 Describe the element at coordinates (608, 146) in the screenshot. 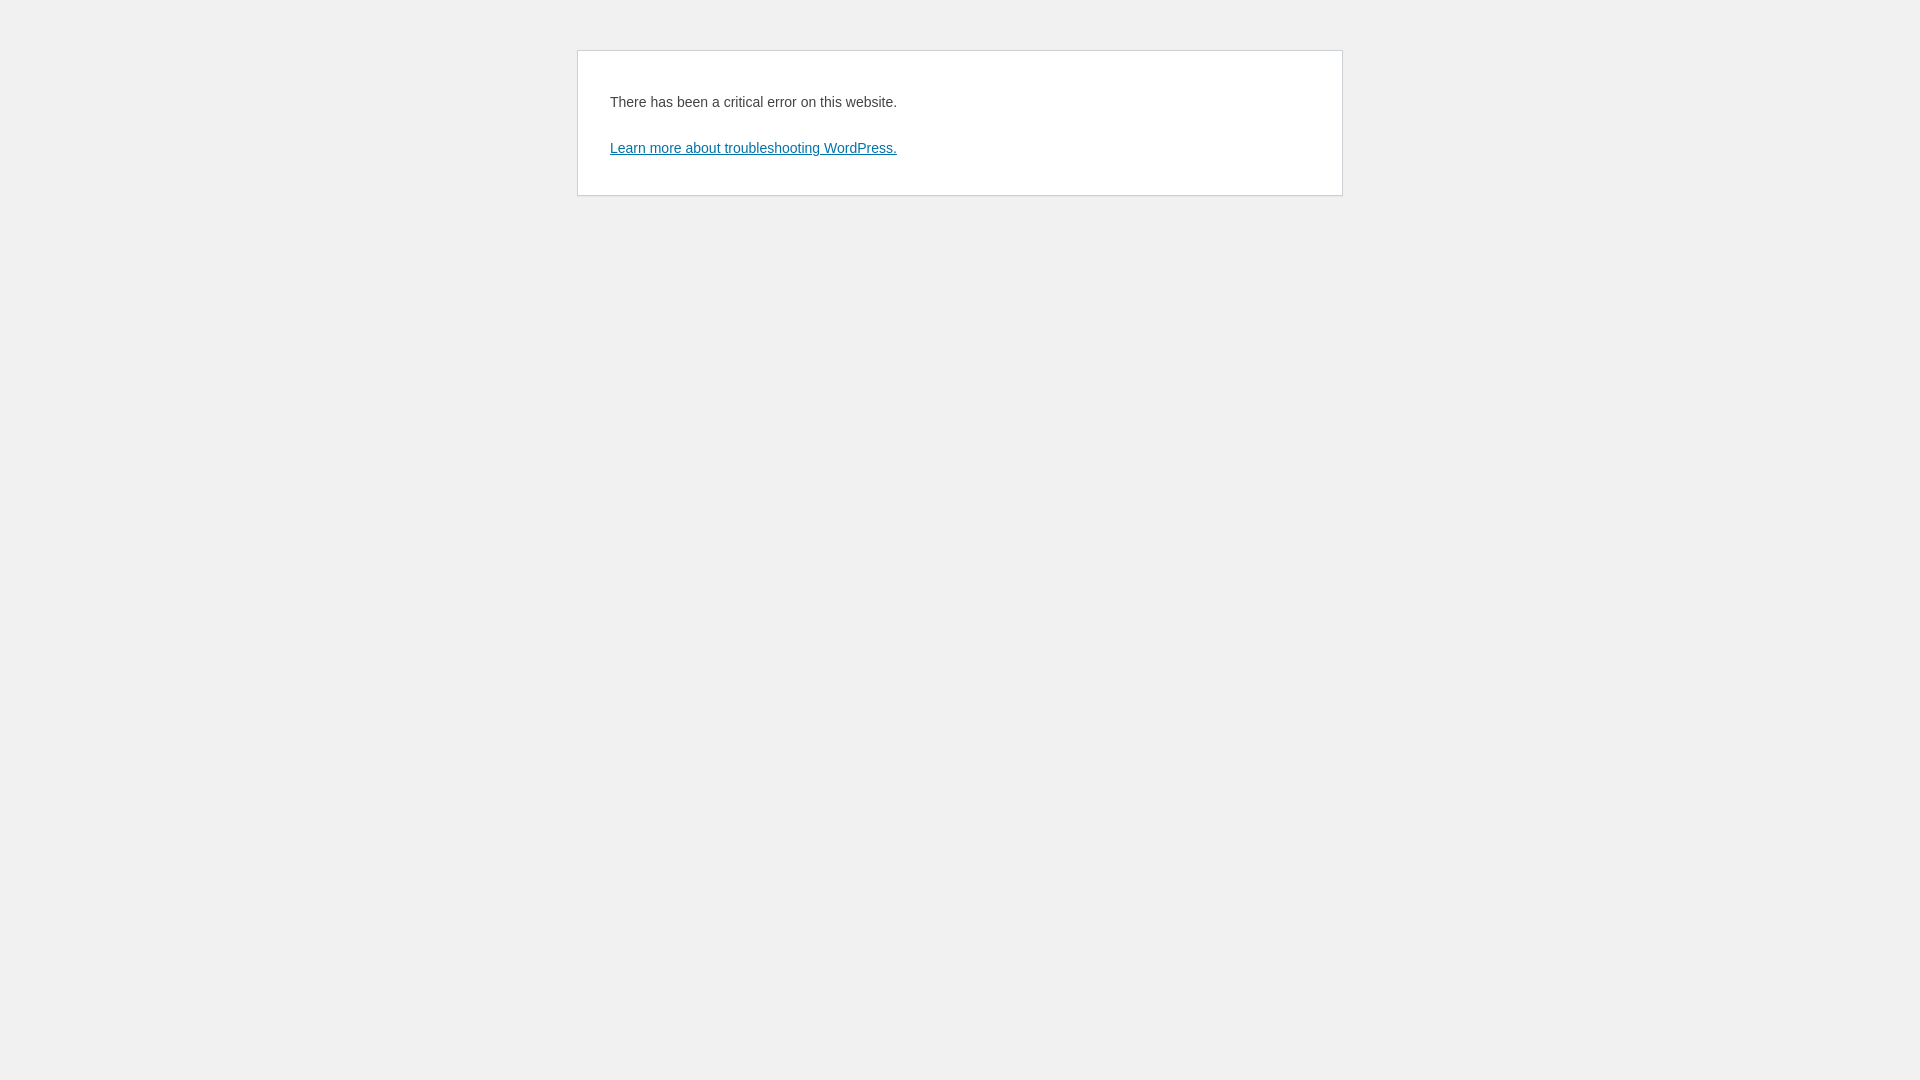

I see `'Learn more about troubleshooting WordPress.'` at that location.